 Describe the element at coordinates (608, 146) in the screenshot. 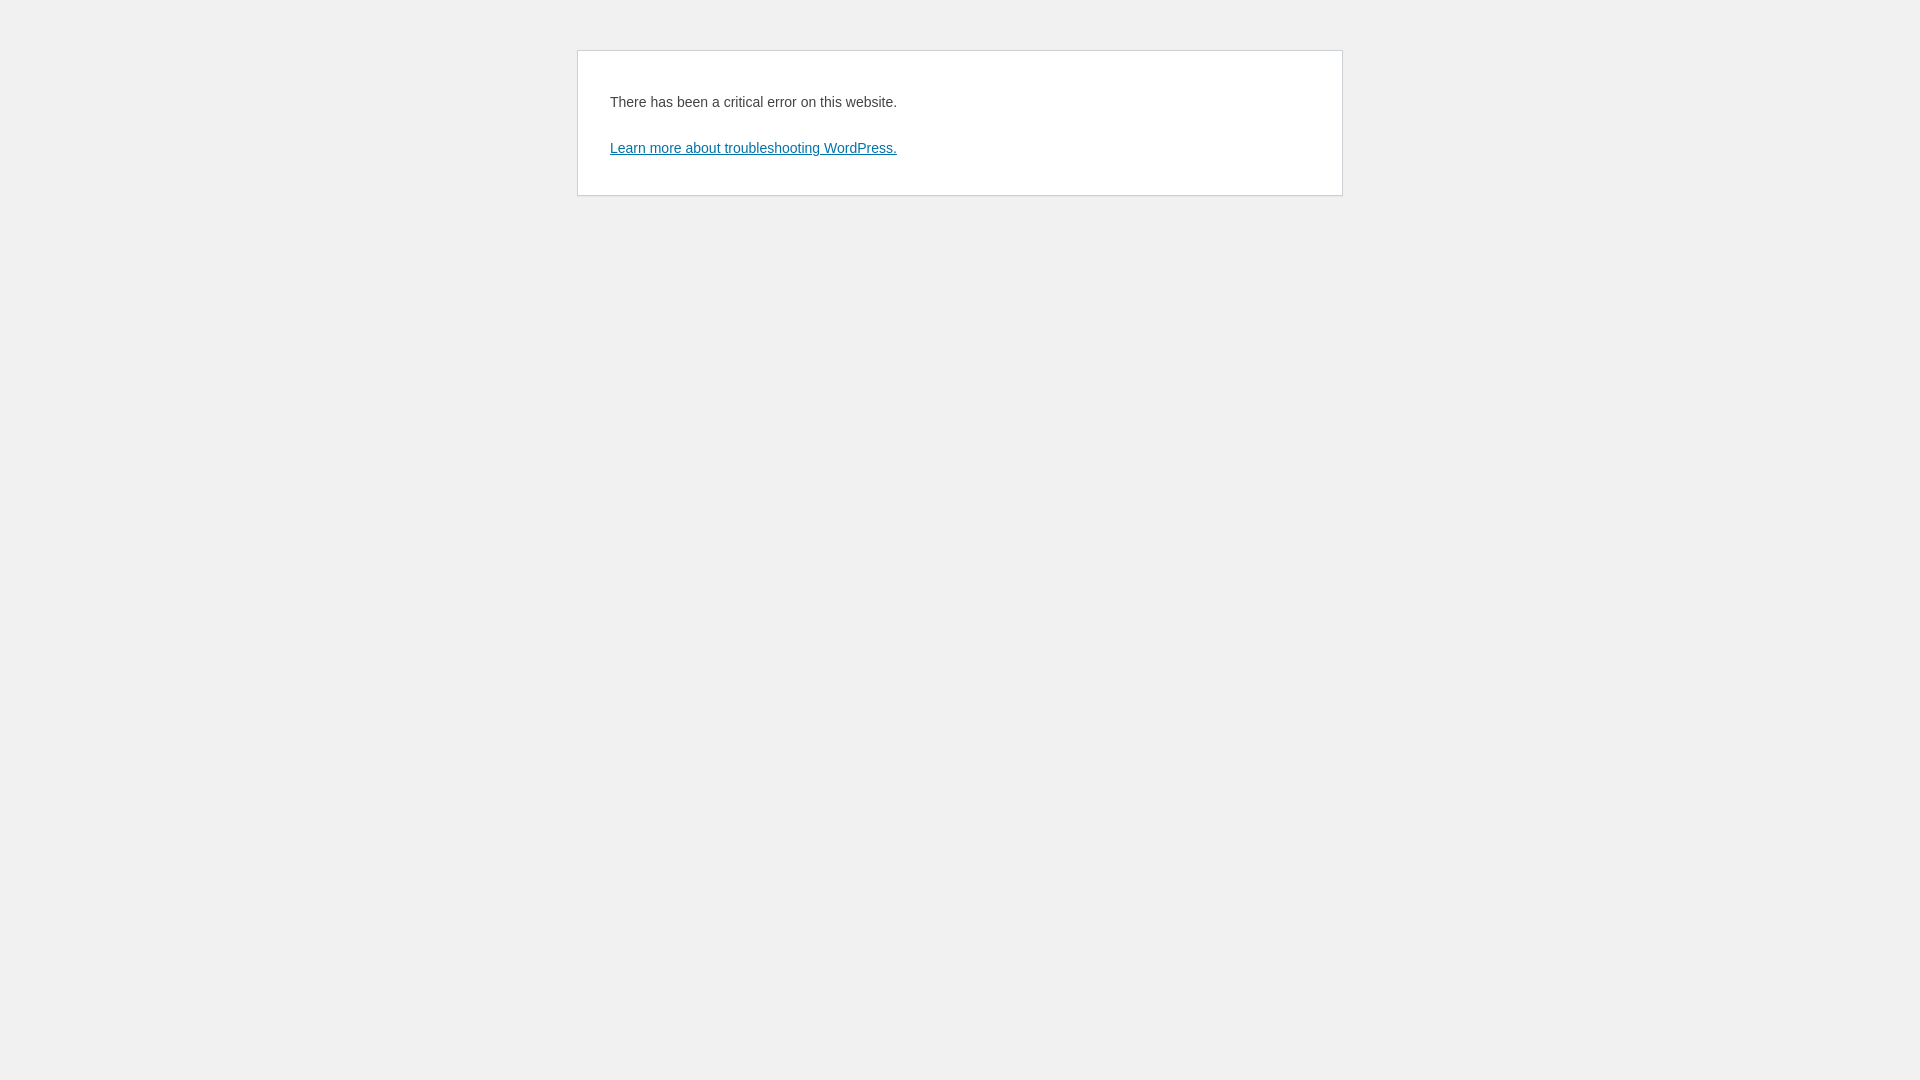

I see `'Learn more about troubleshooting WordPress.'` at that location.